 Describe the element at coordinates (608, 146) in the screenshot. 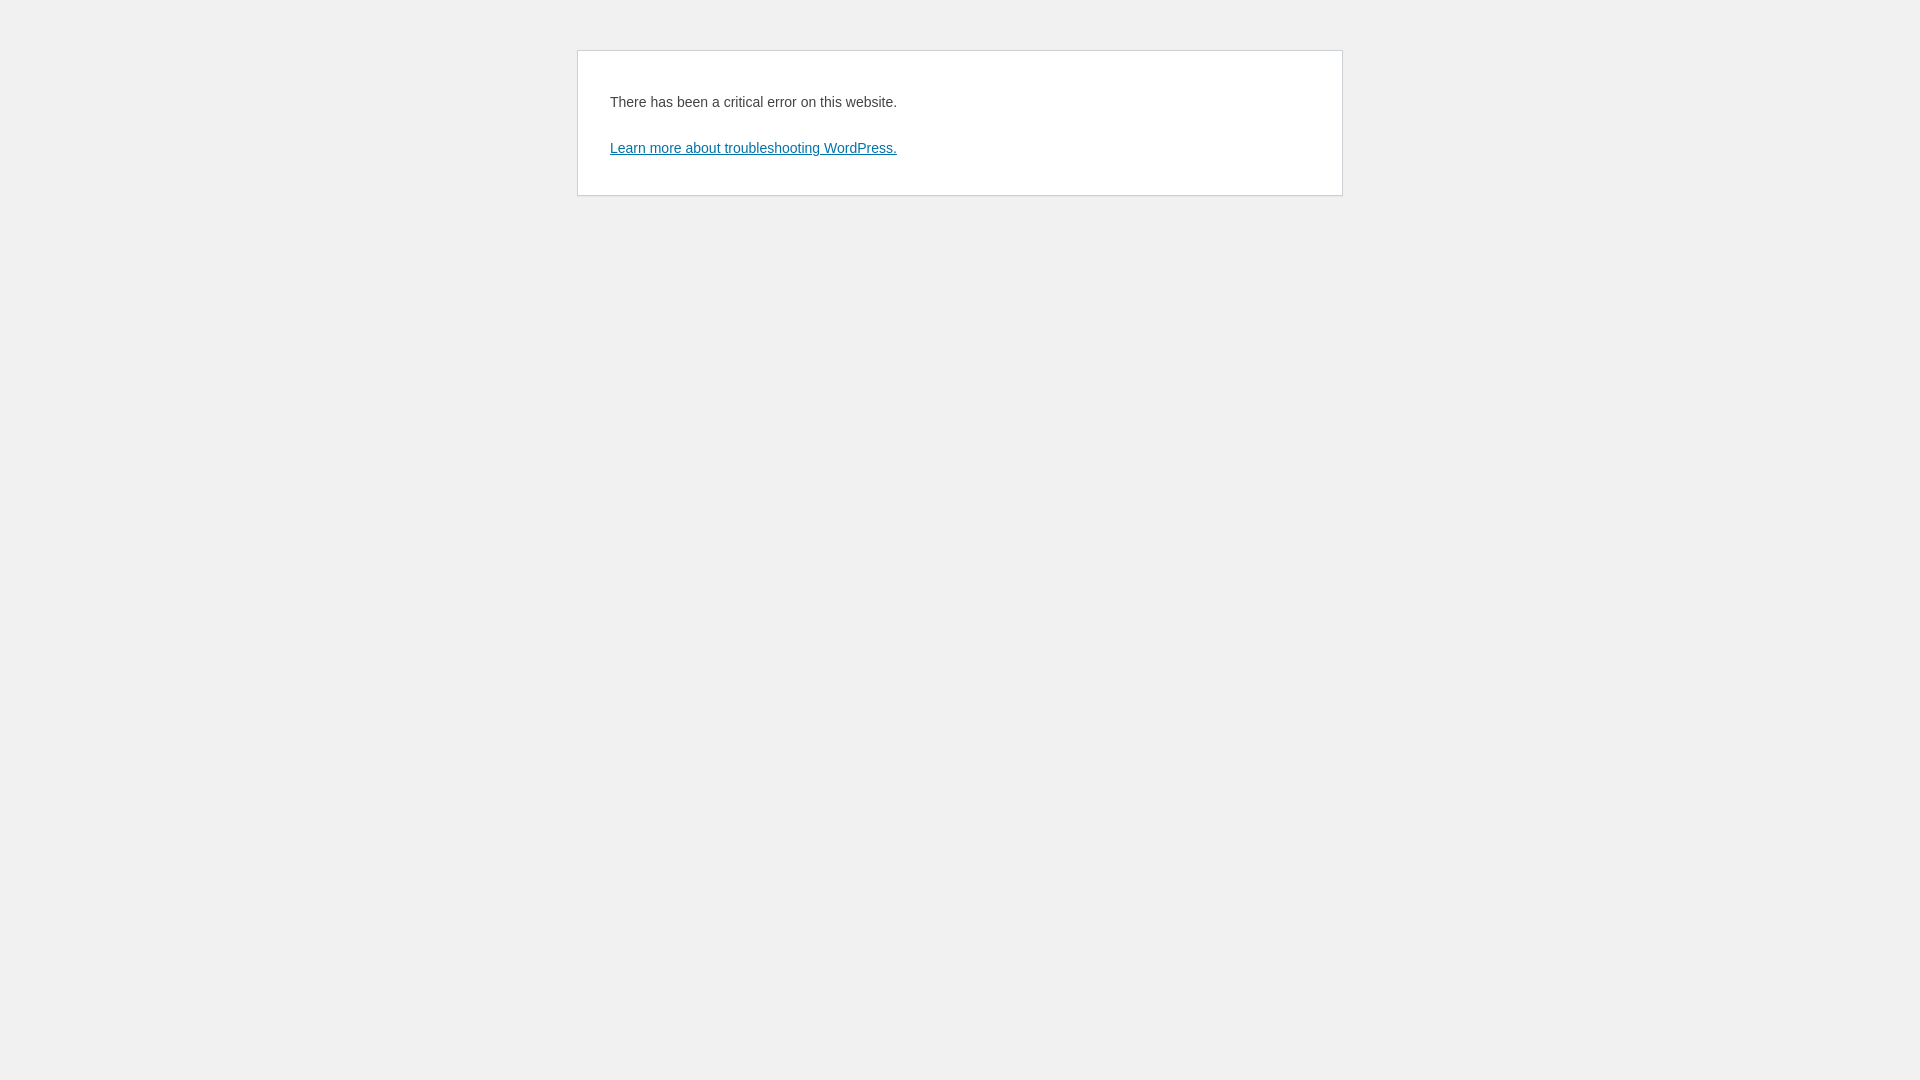

I see `'Learn more about troubleshooting WordPress.'` at that location.